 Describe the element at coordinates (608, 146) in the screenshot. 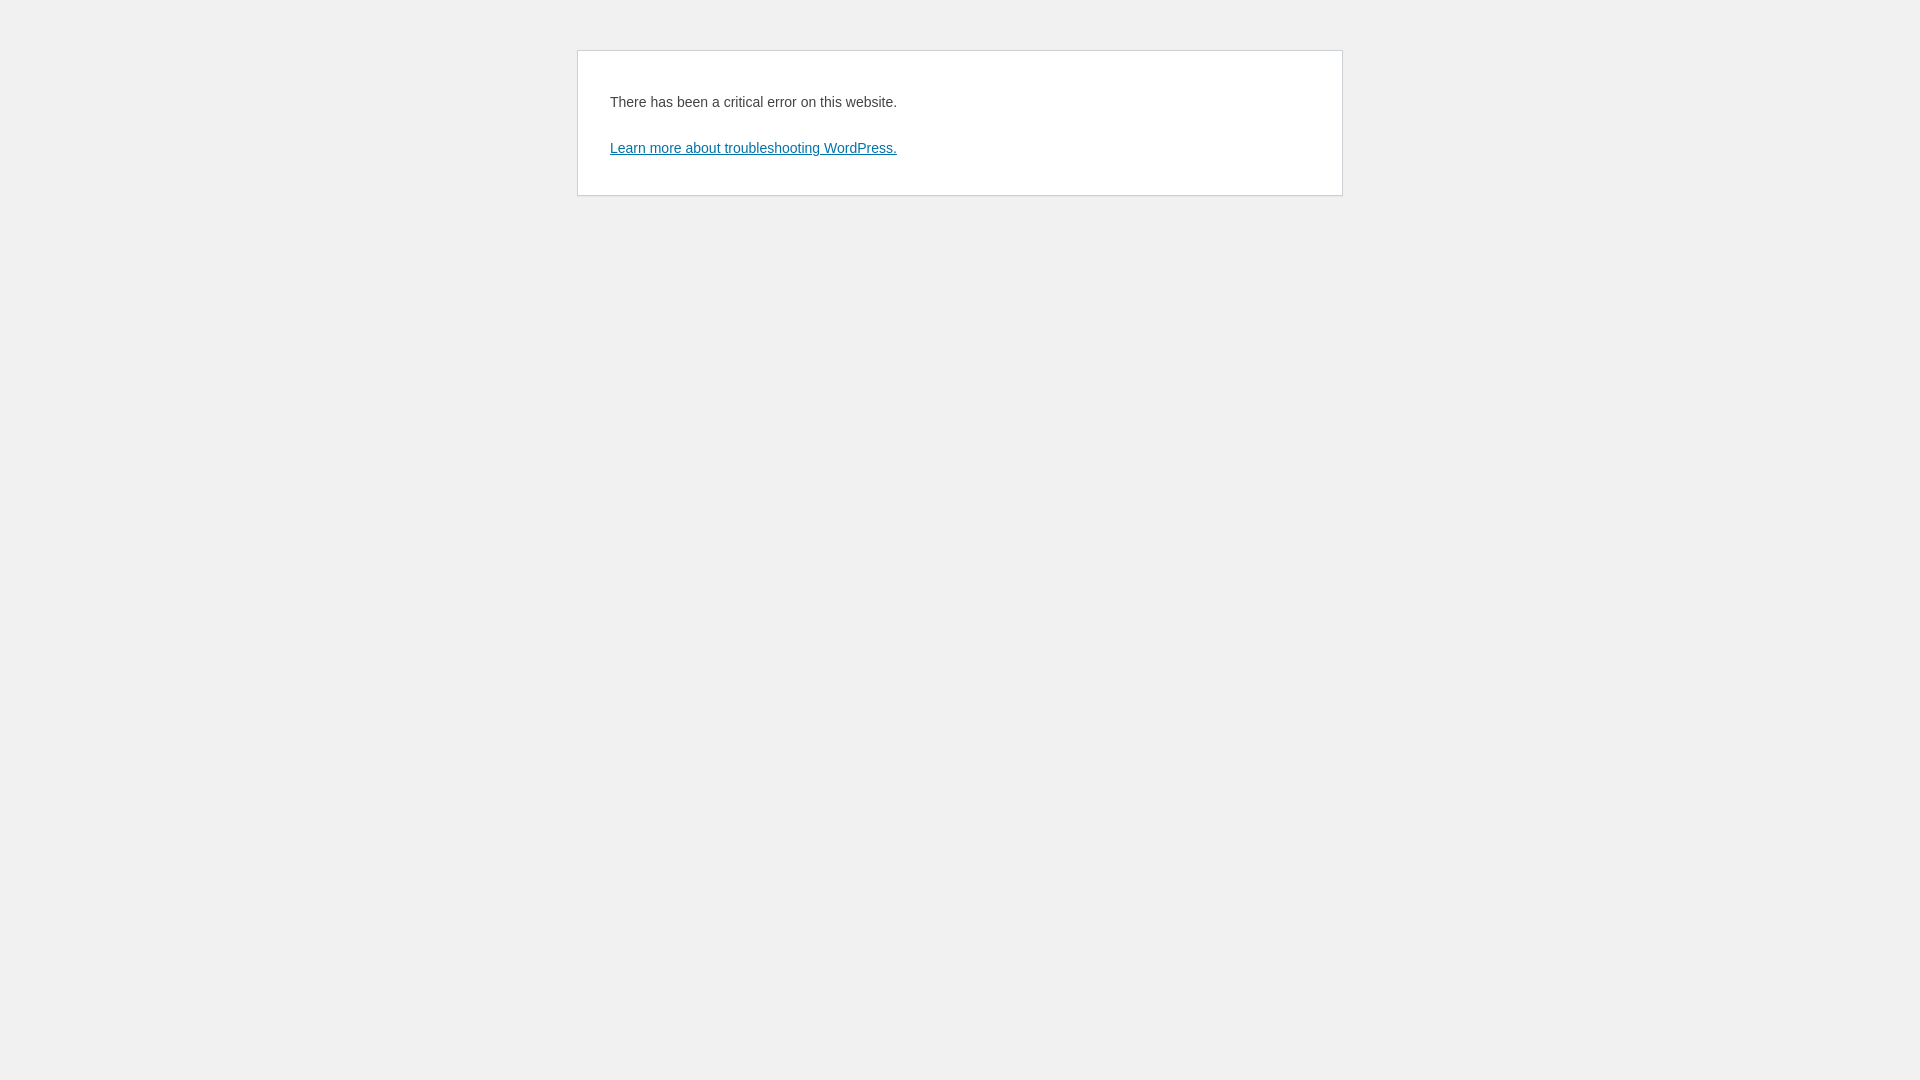

I see `'Learn more about troubleshooting WordPress.'` at that location.